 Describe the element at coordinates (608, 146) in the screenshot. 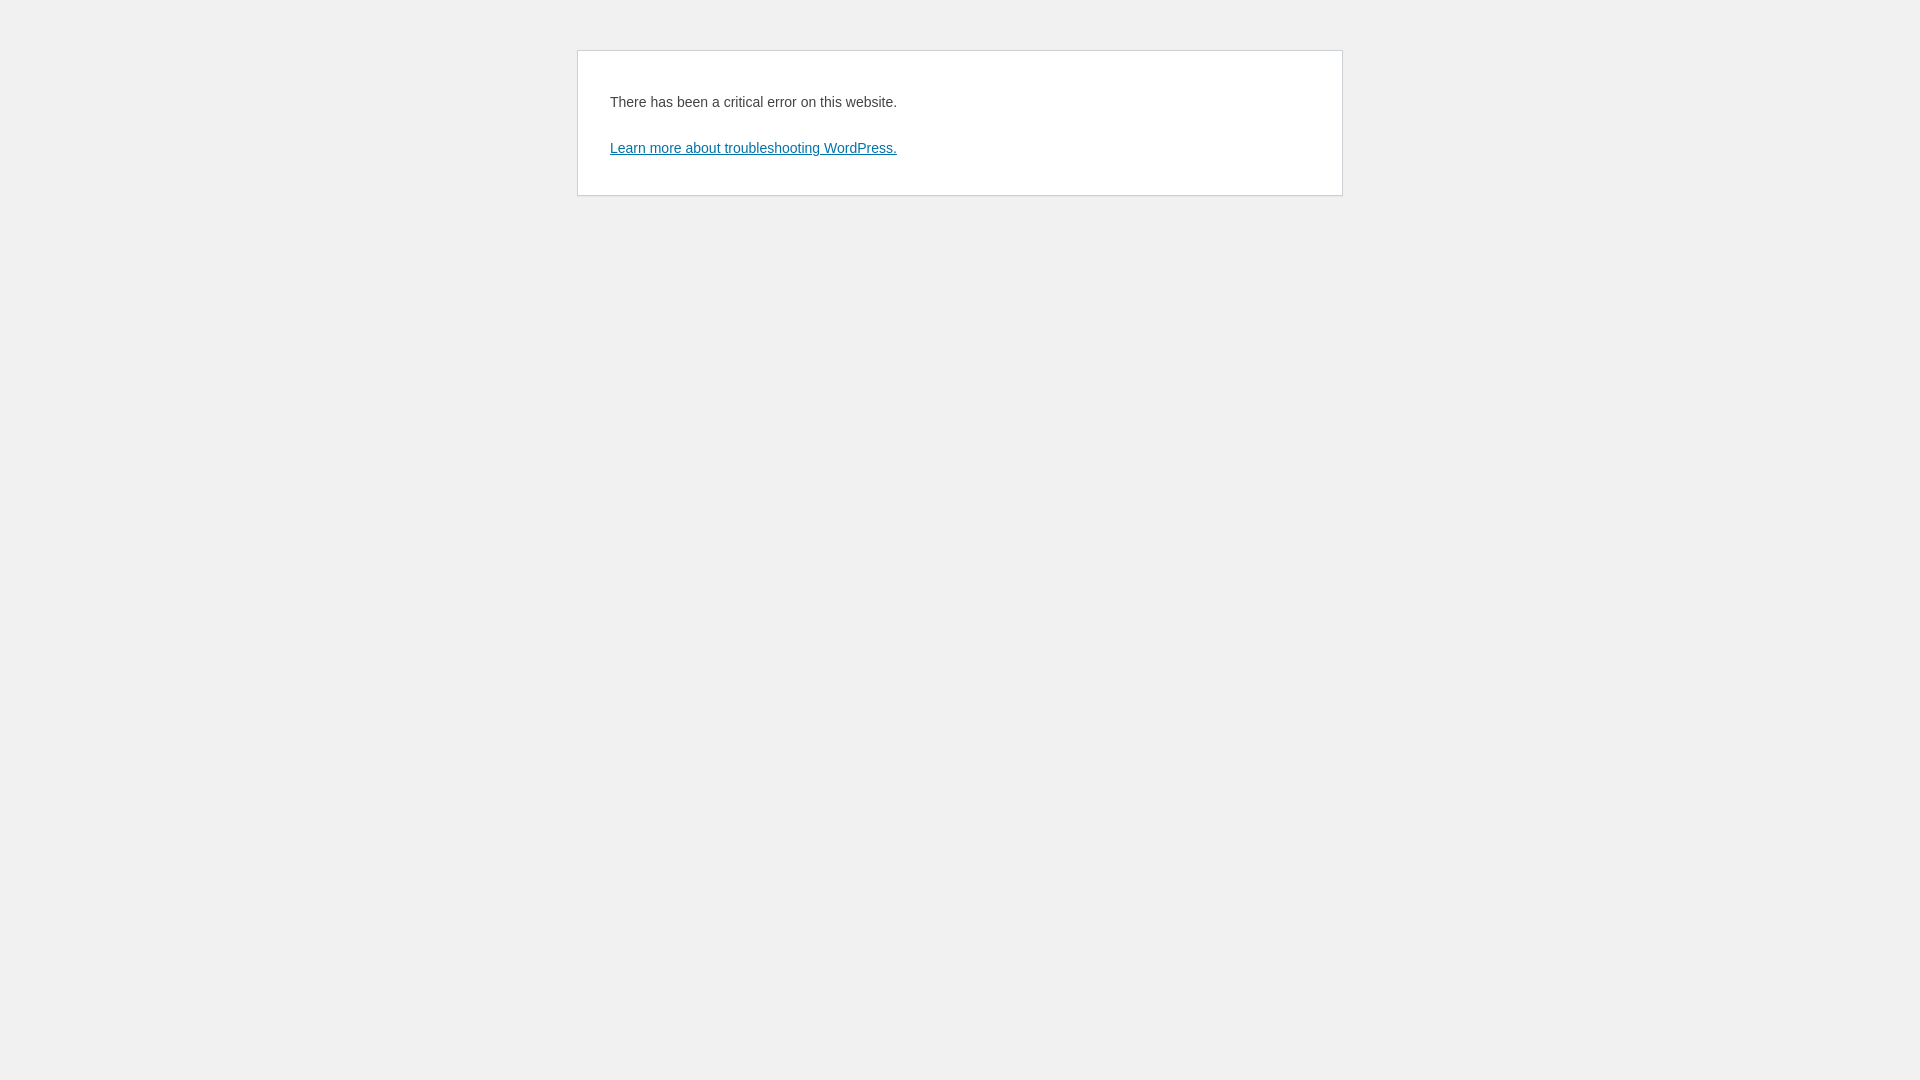

I see `'Learn more about troubleshooting WordPress.'` at that location.